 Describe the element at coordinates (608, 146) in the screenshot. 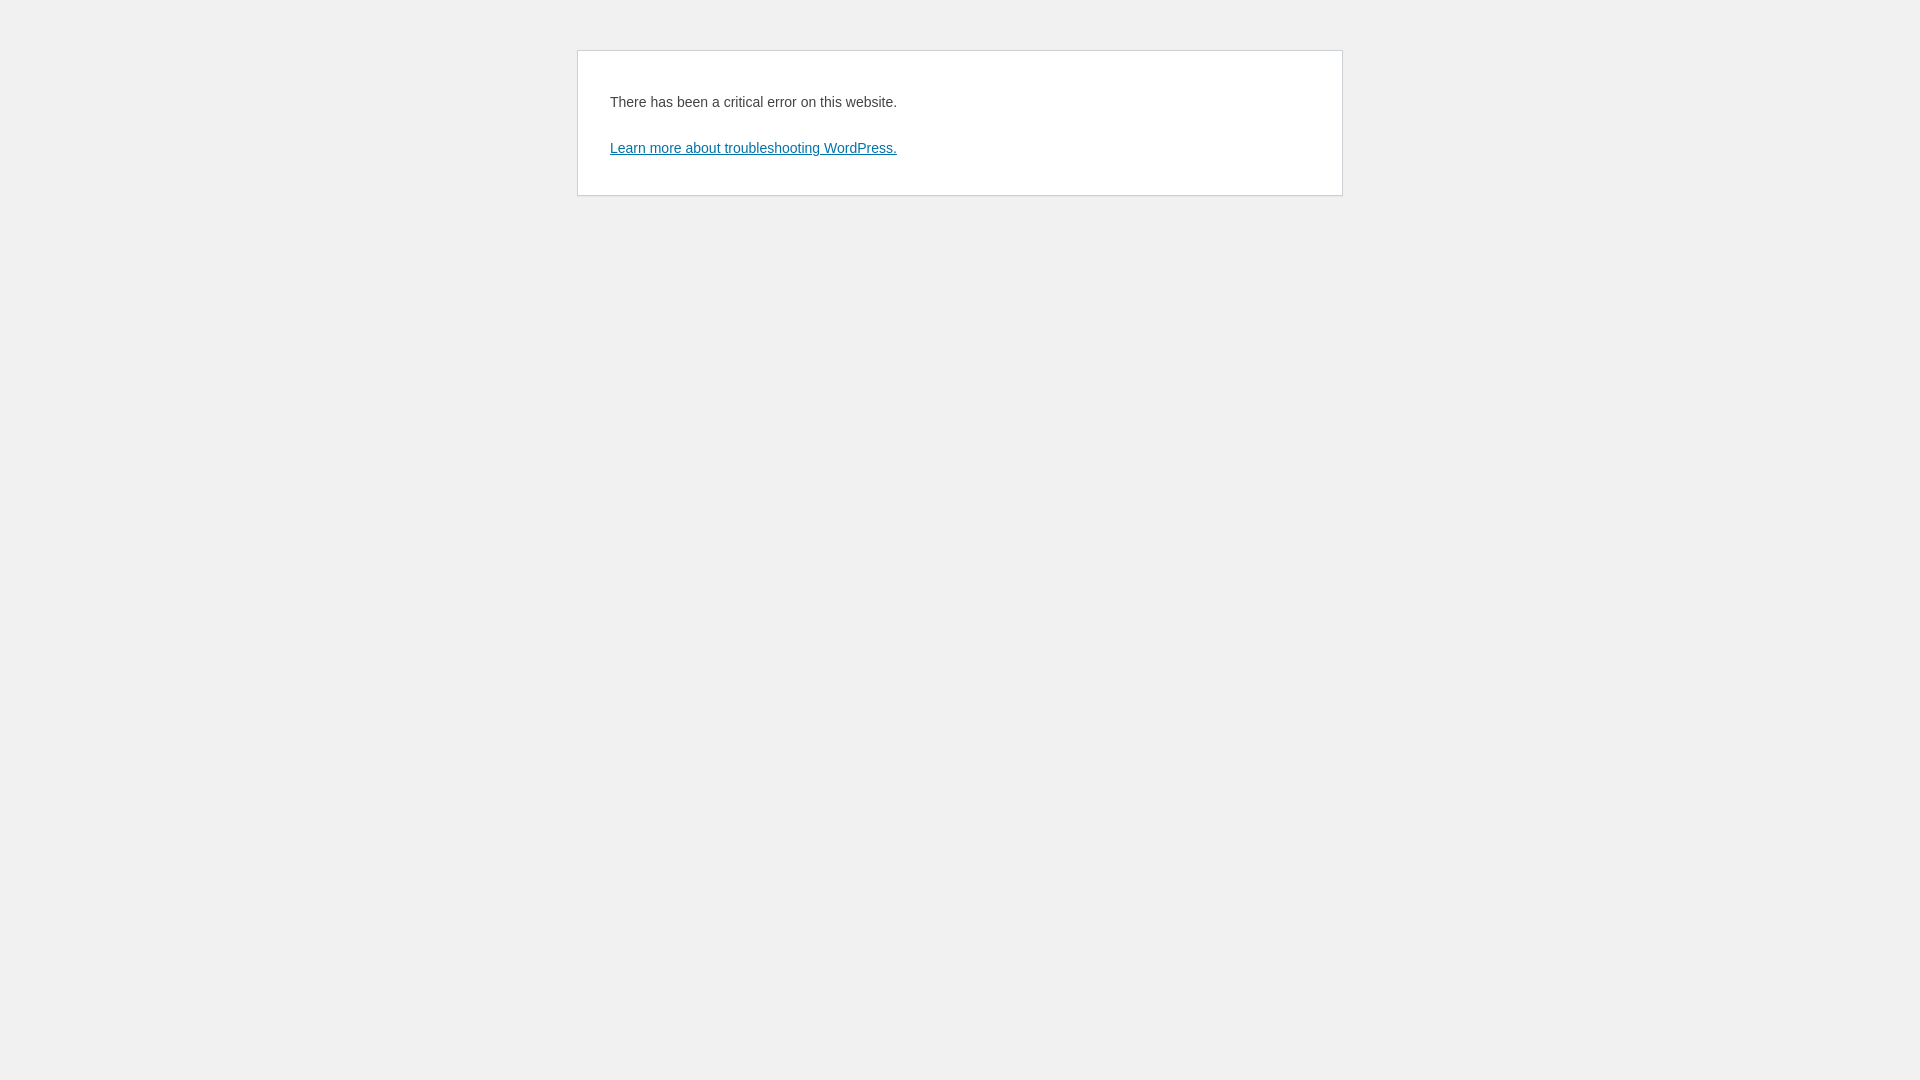

I see `'Learn more about troubleshooting WordPress.'` at that location.